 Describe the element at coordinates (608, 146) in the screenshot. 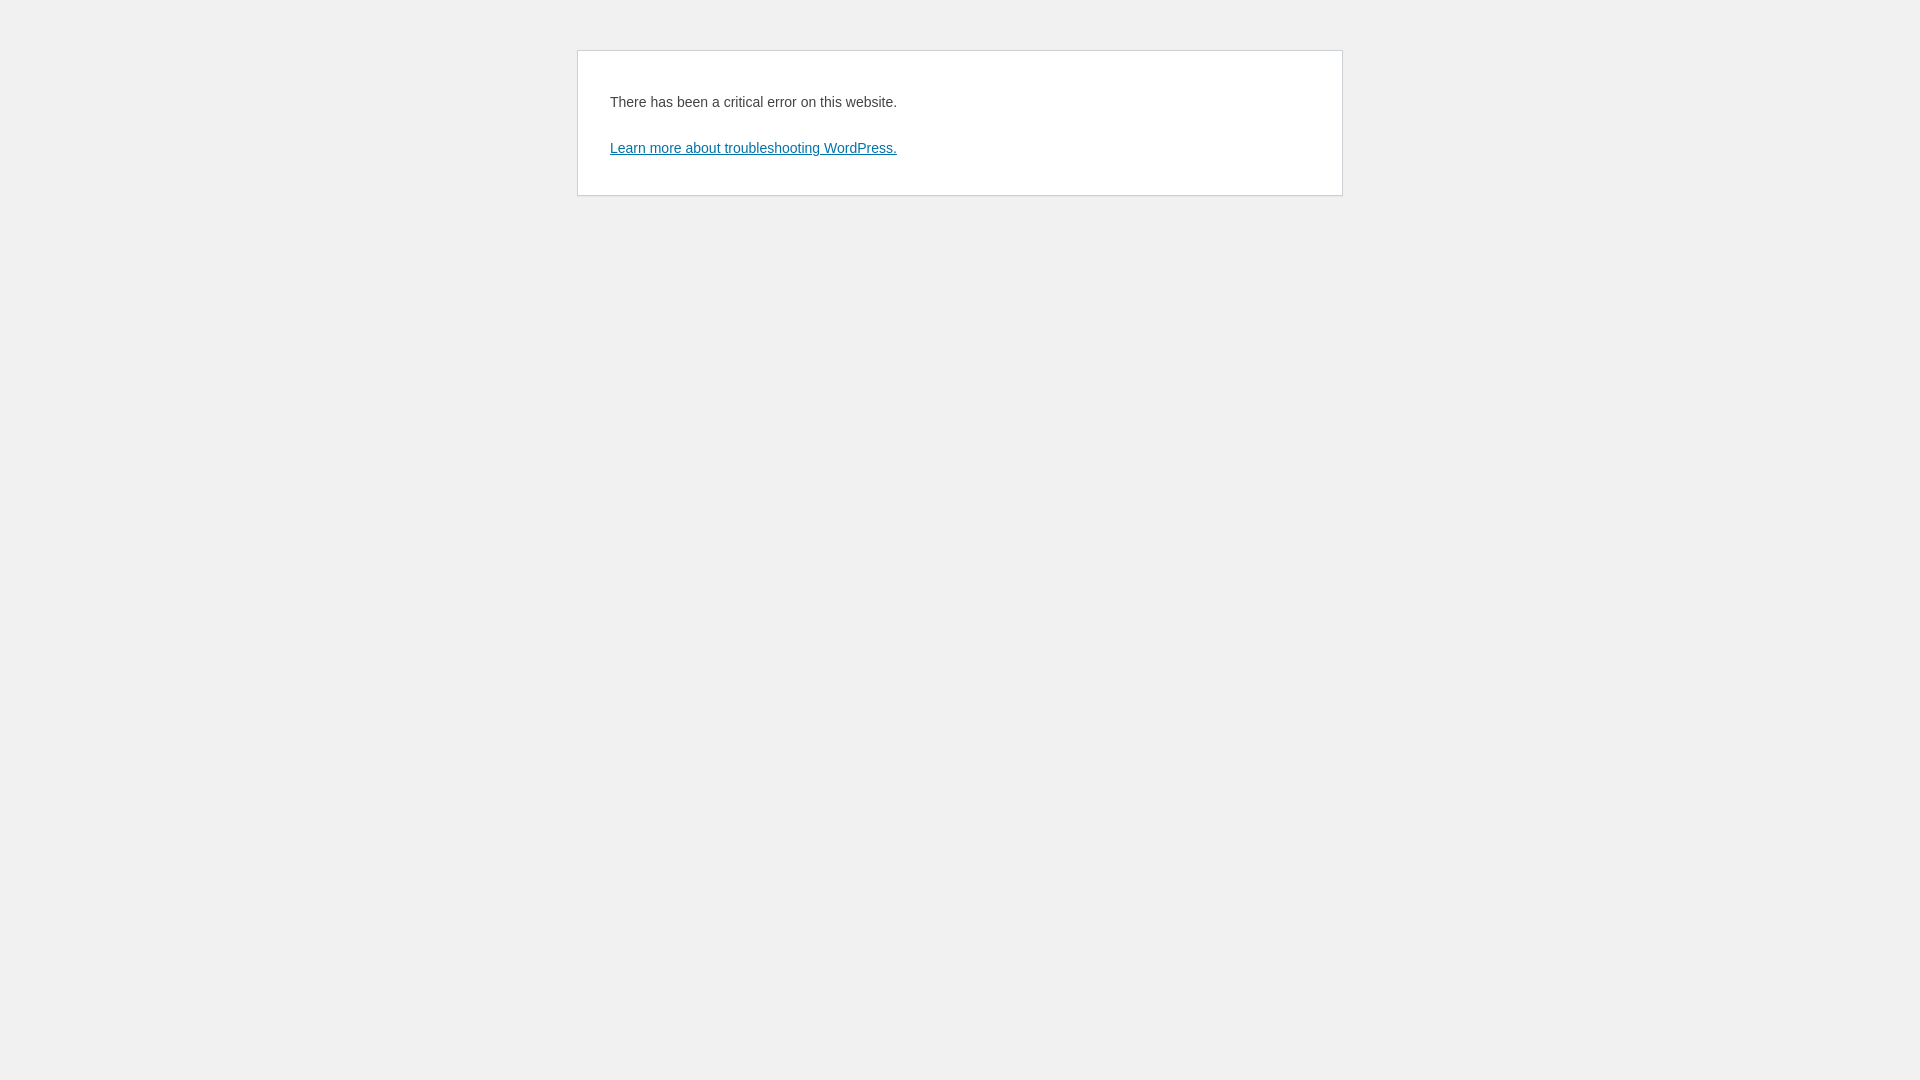

I see `'Learn more about troubleshooting WordPress.'` at that location.